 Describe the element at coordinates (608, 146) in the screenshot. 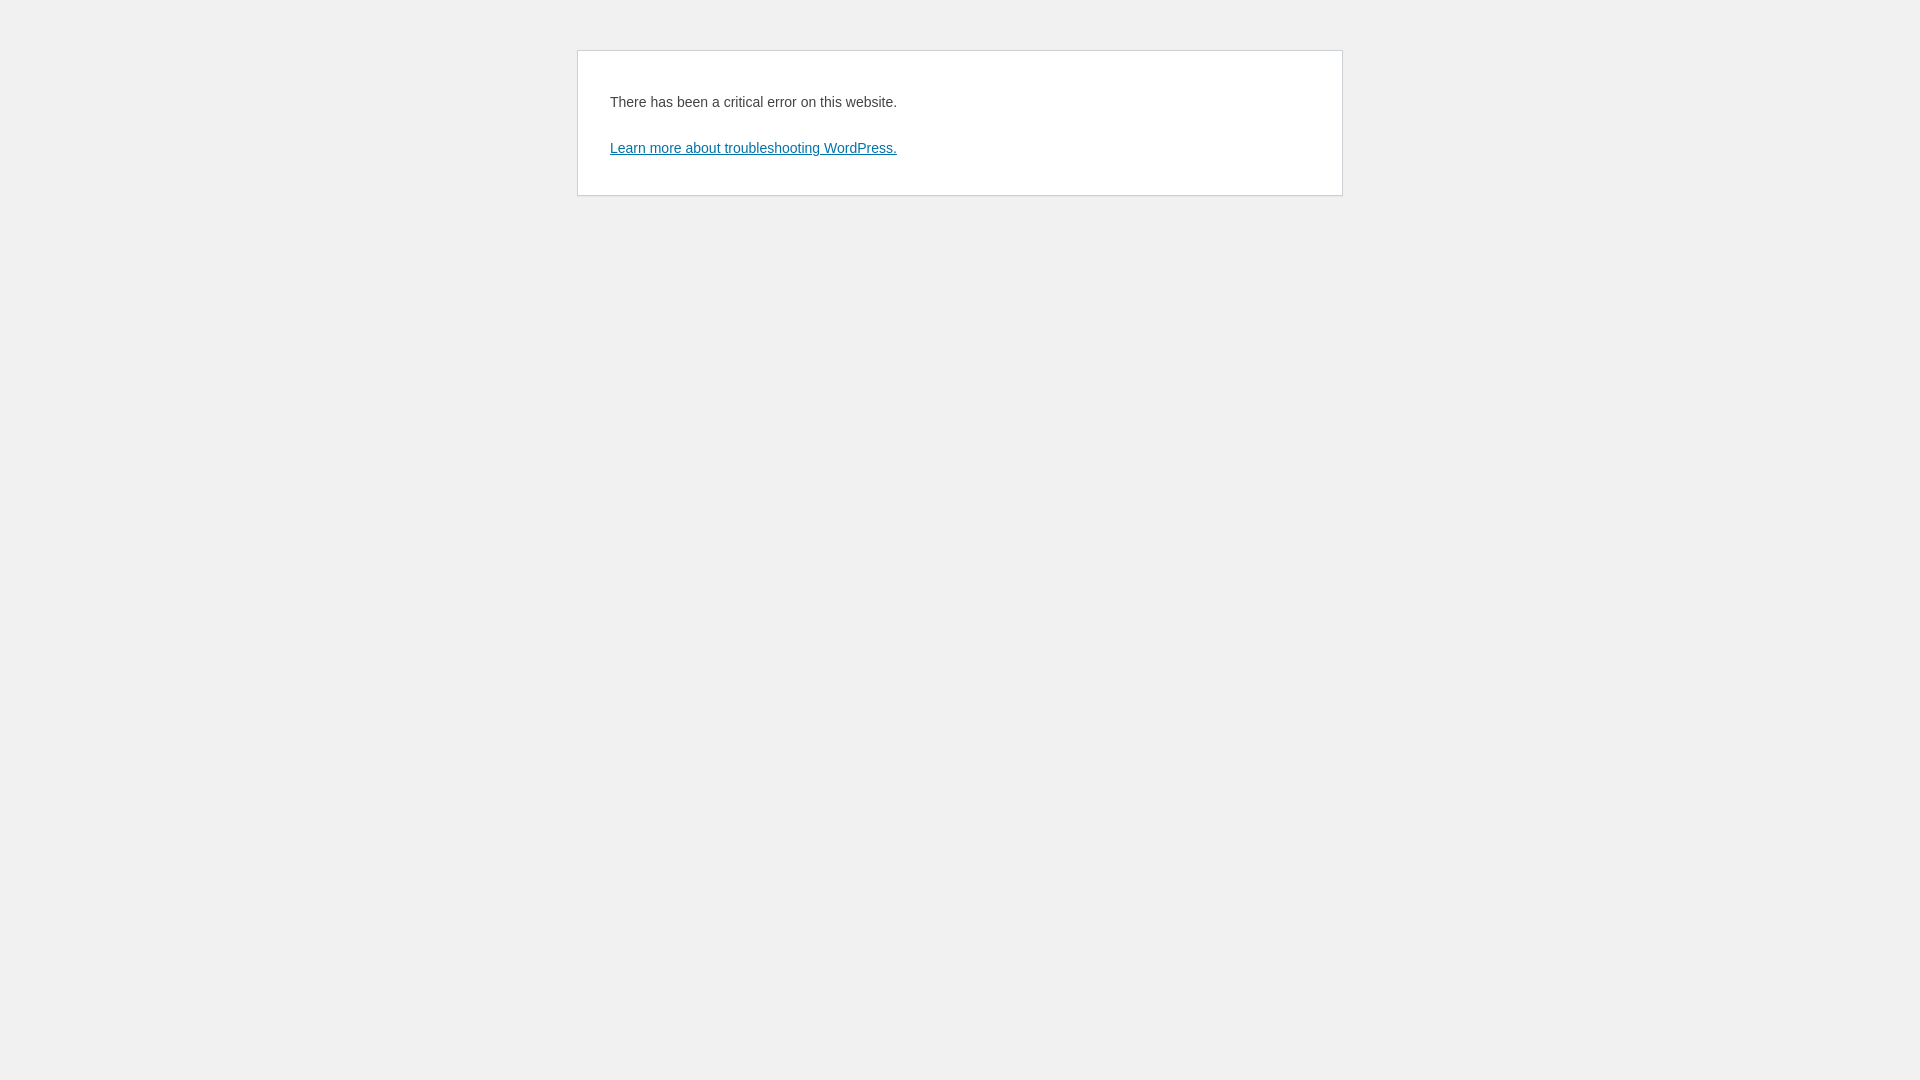

I see `'Learn more about troubleshooting WordPress.'` at that location.